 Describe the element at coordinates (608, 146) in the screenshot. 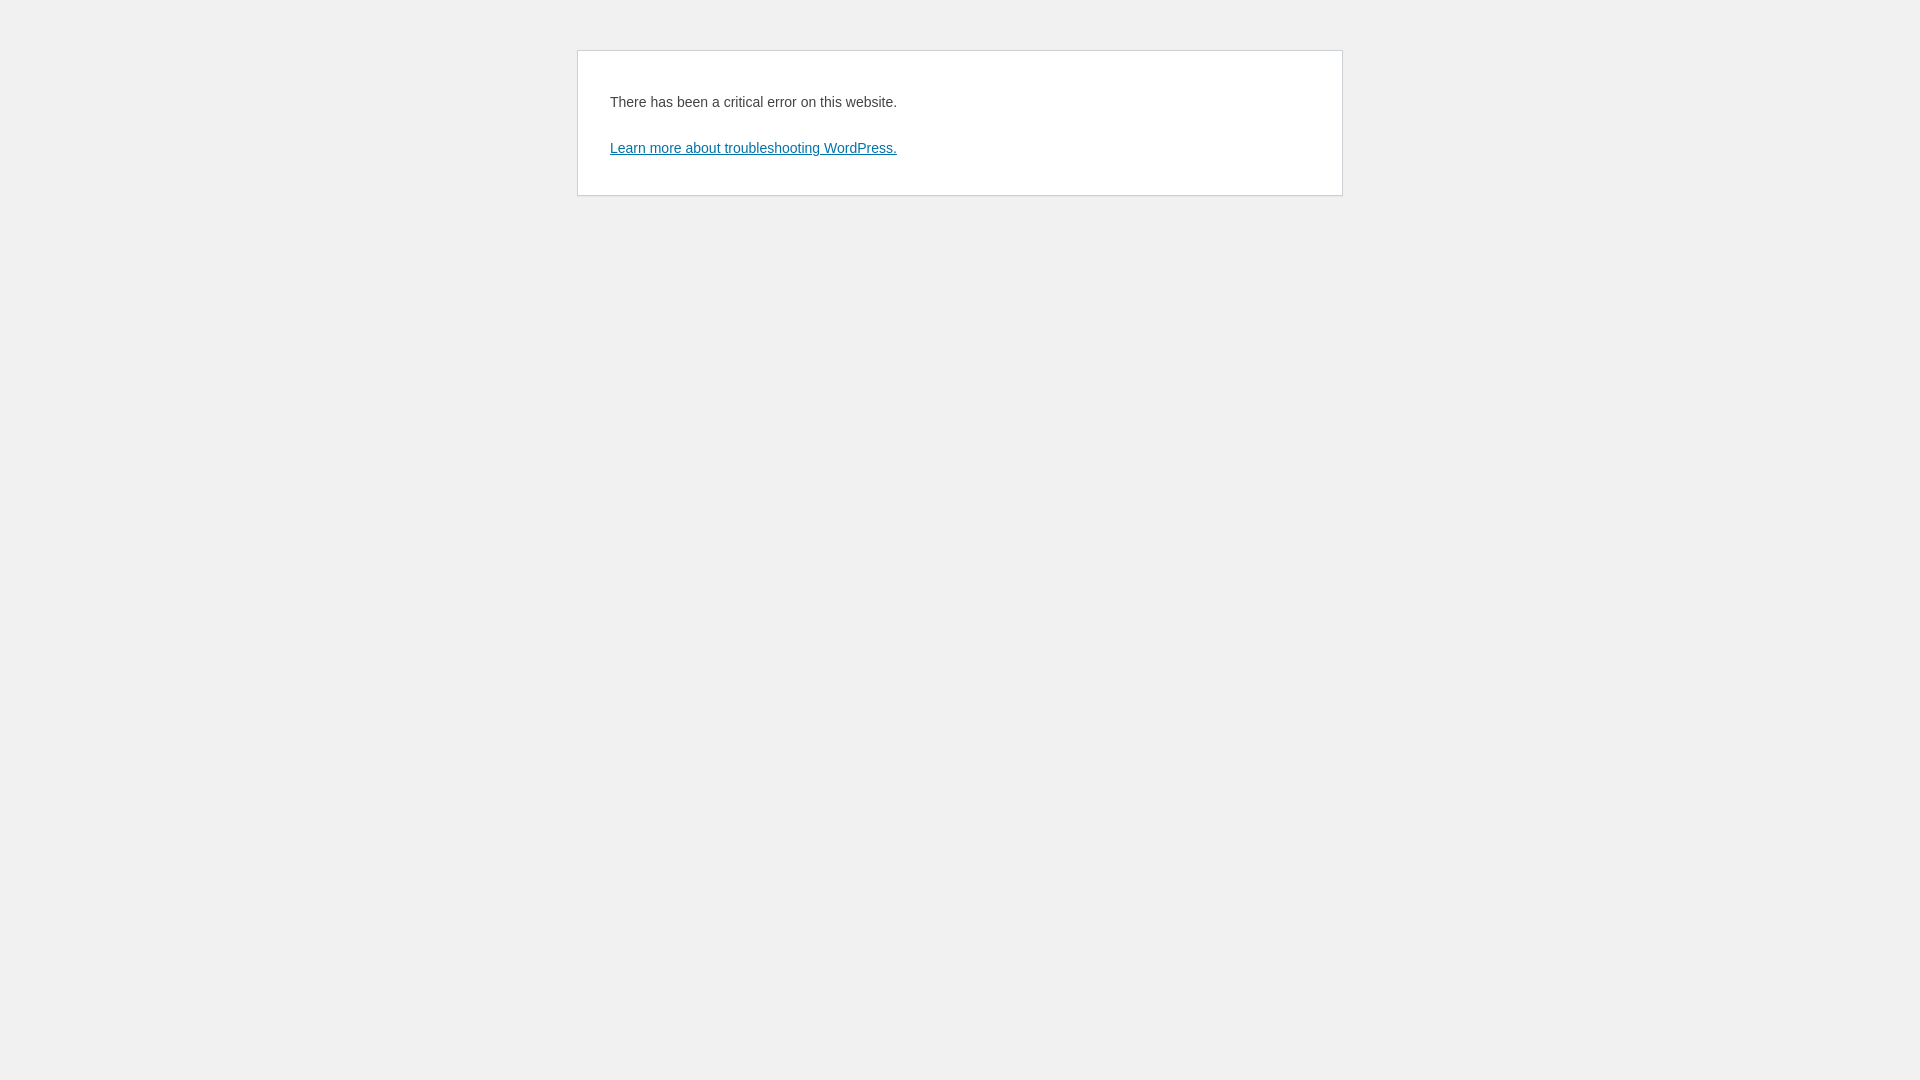

I see `'Learn more about troubleshooting WordPress.'` at that location.